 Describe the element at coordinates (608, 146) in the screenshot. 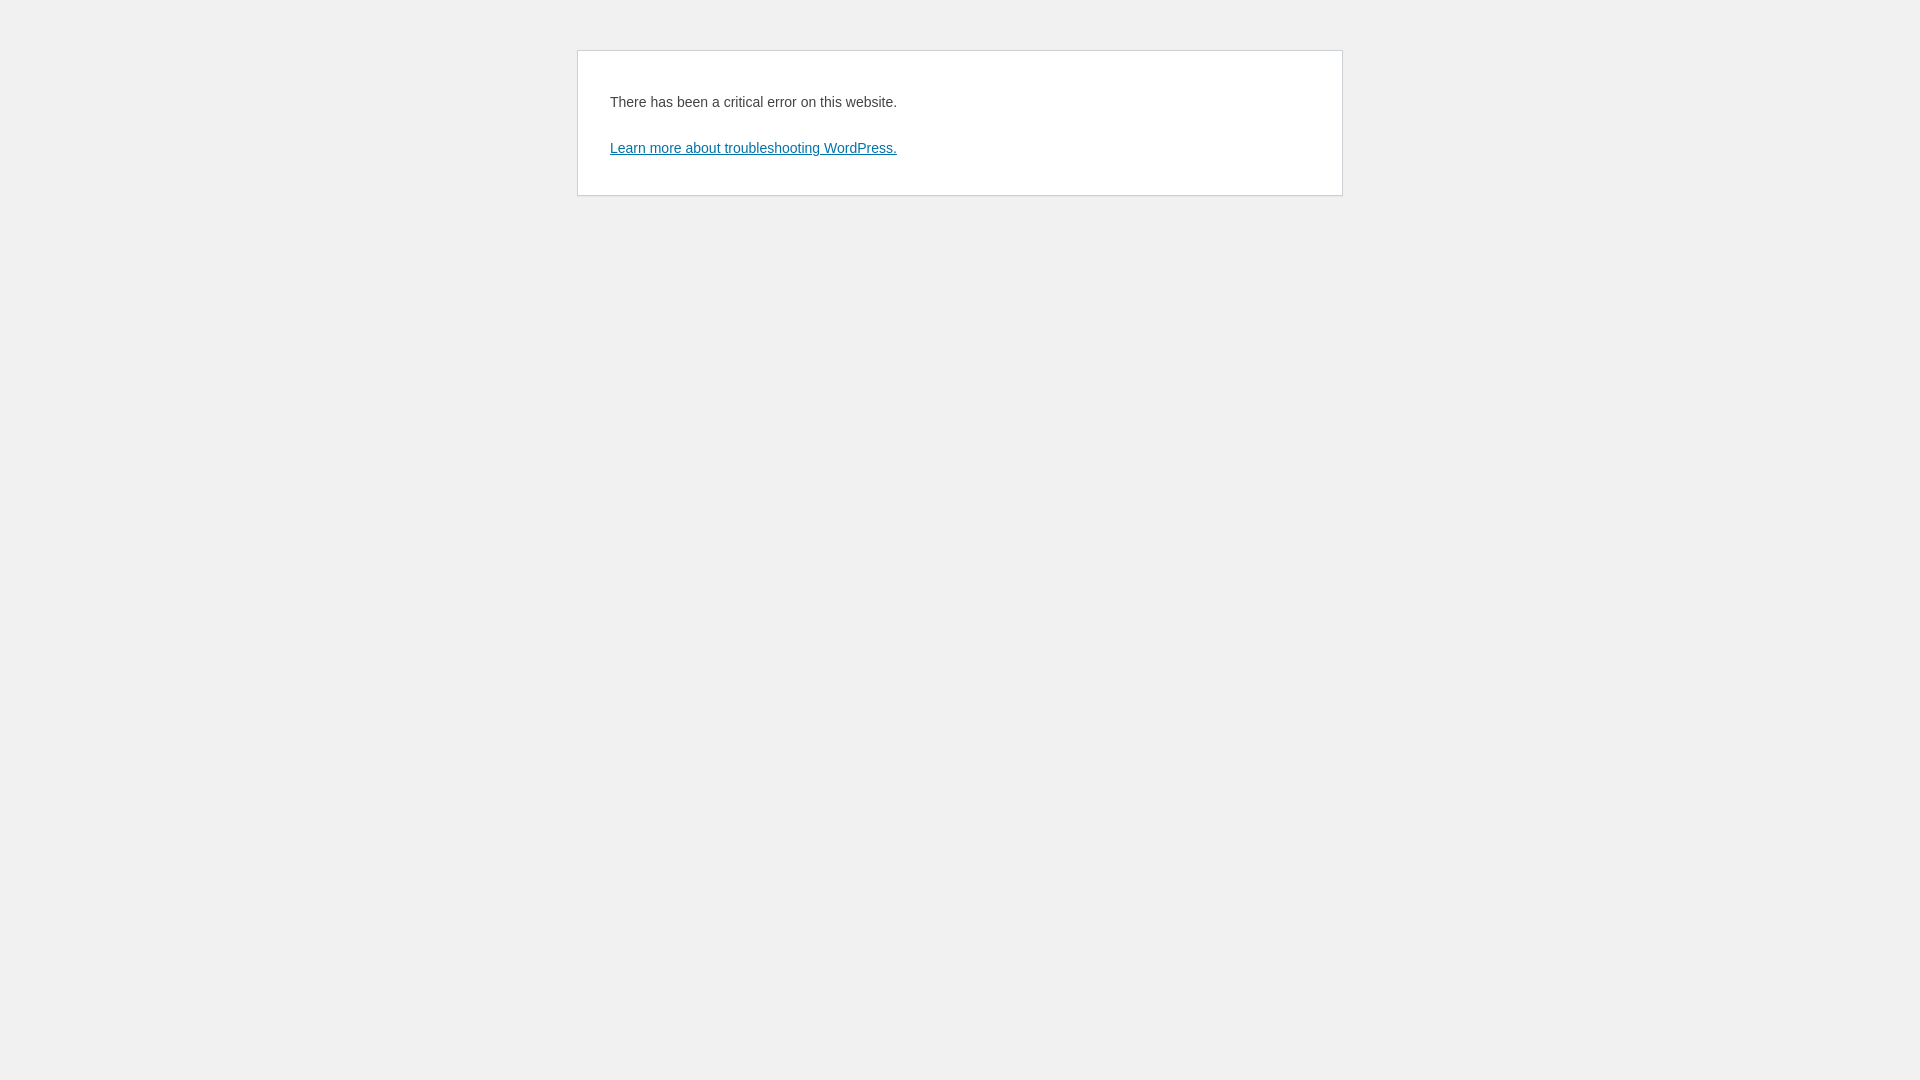

I see `'Learn more about troubleshooting WordPress.'` at that location.